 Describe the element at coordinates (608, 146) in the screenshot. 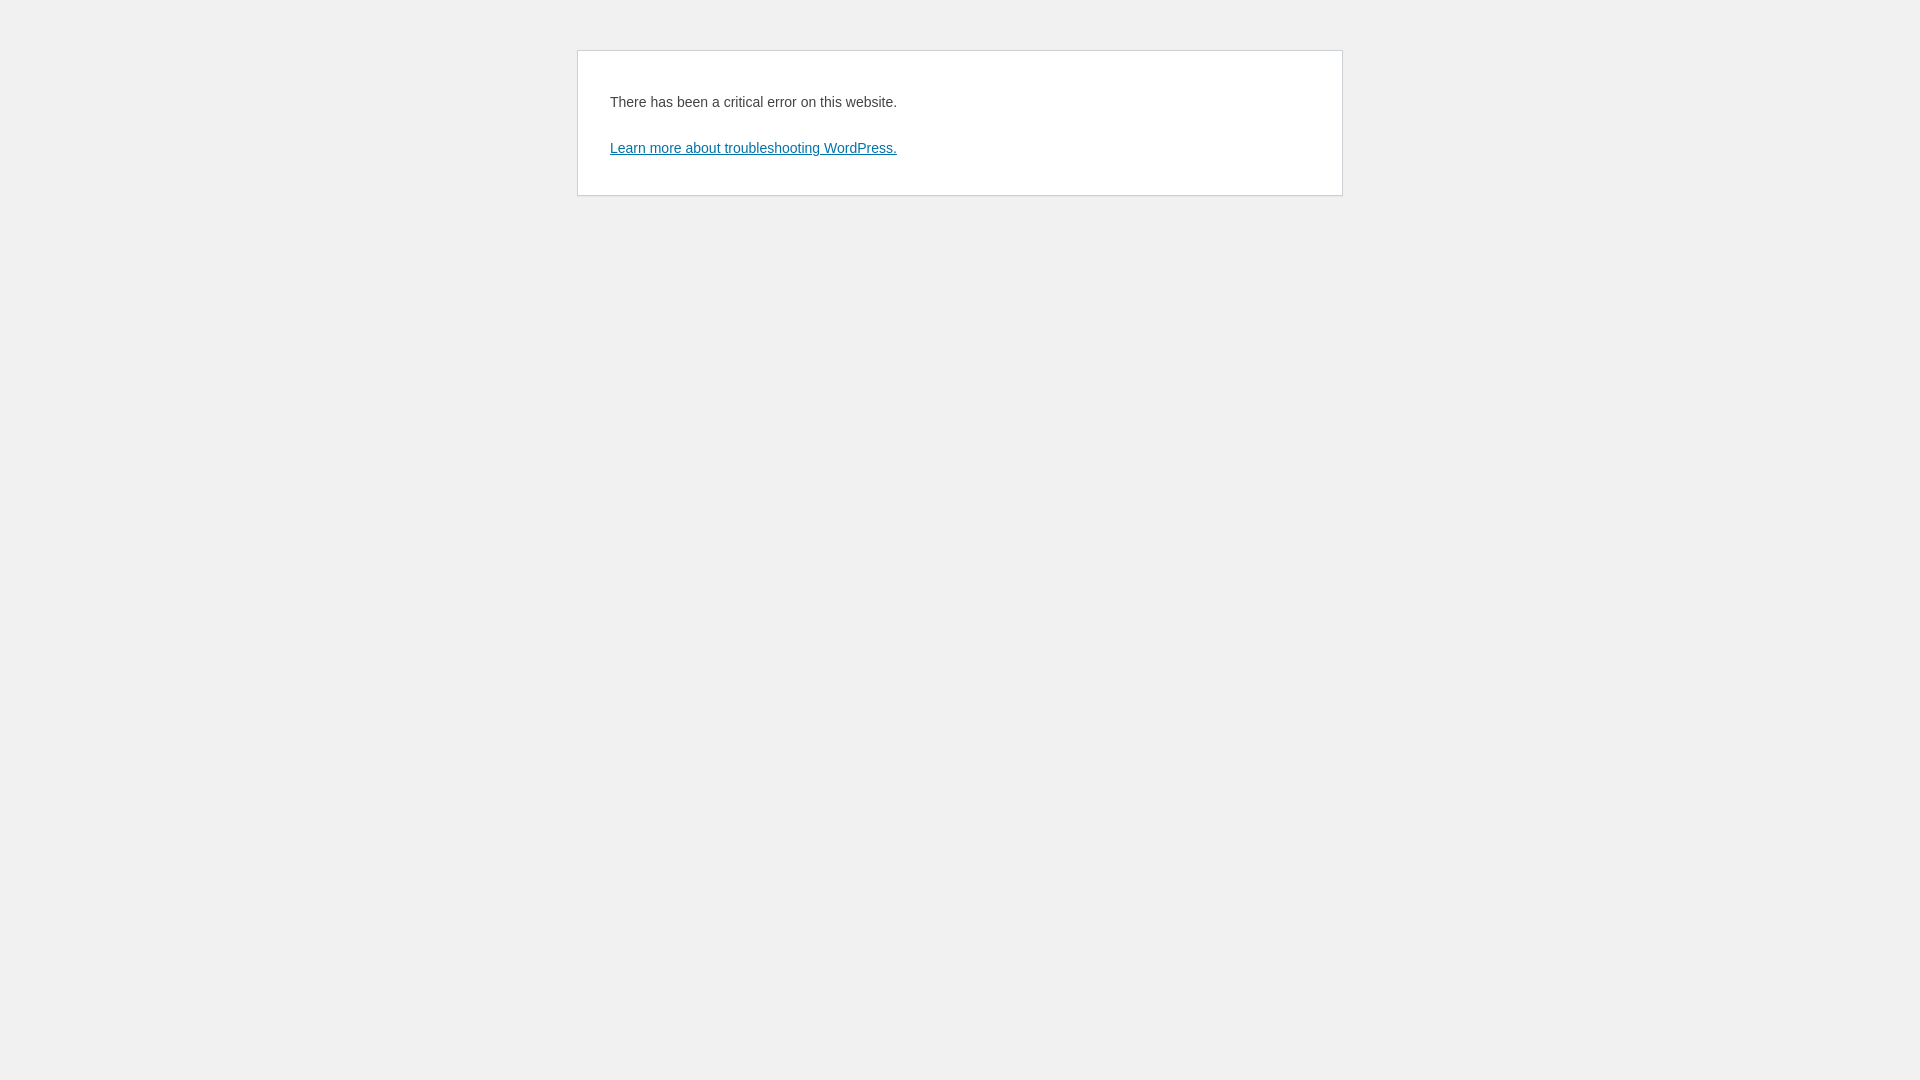

I see `'Learn more about troubleshooting WordPress.'` at that location.